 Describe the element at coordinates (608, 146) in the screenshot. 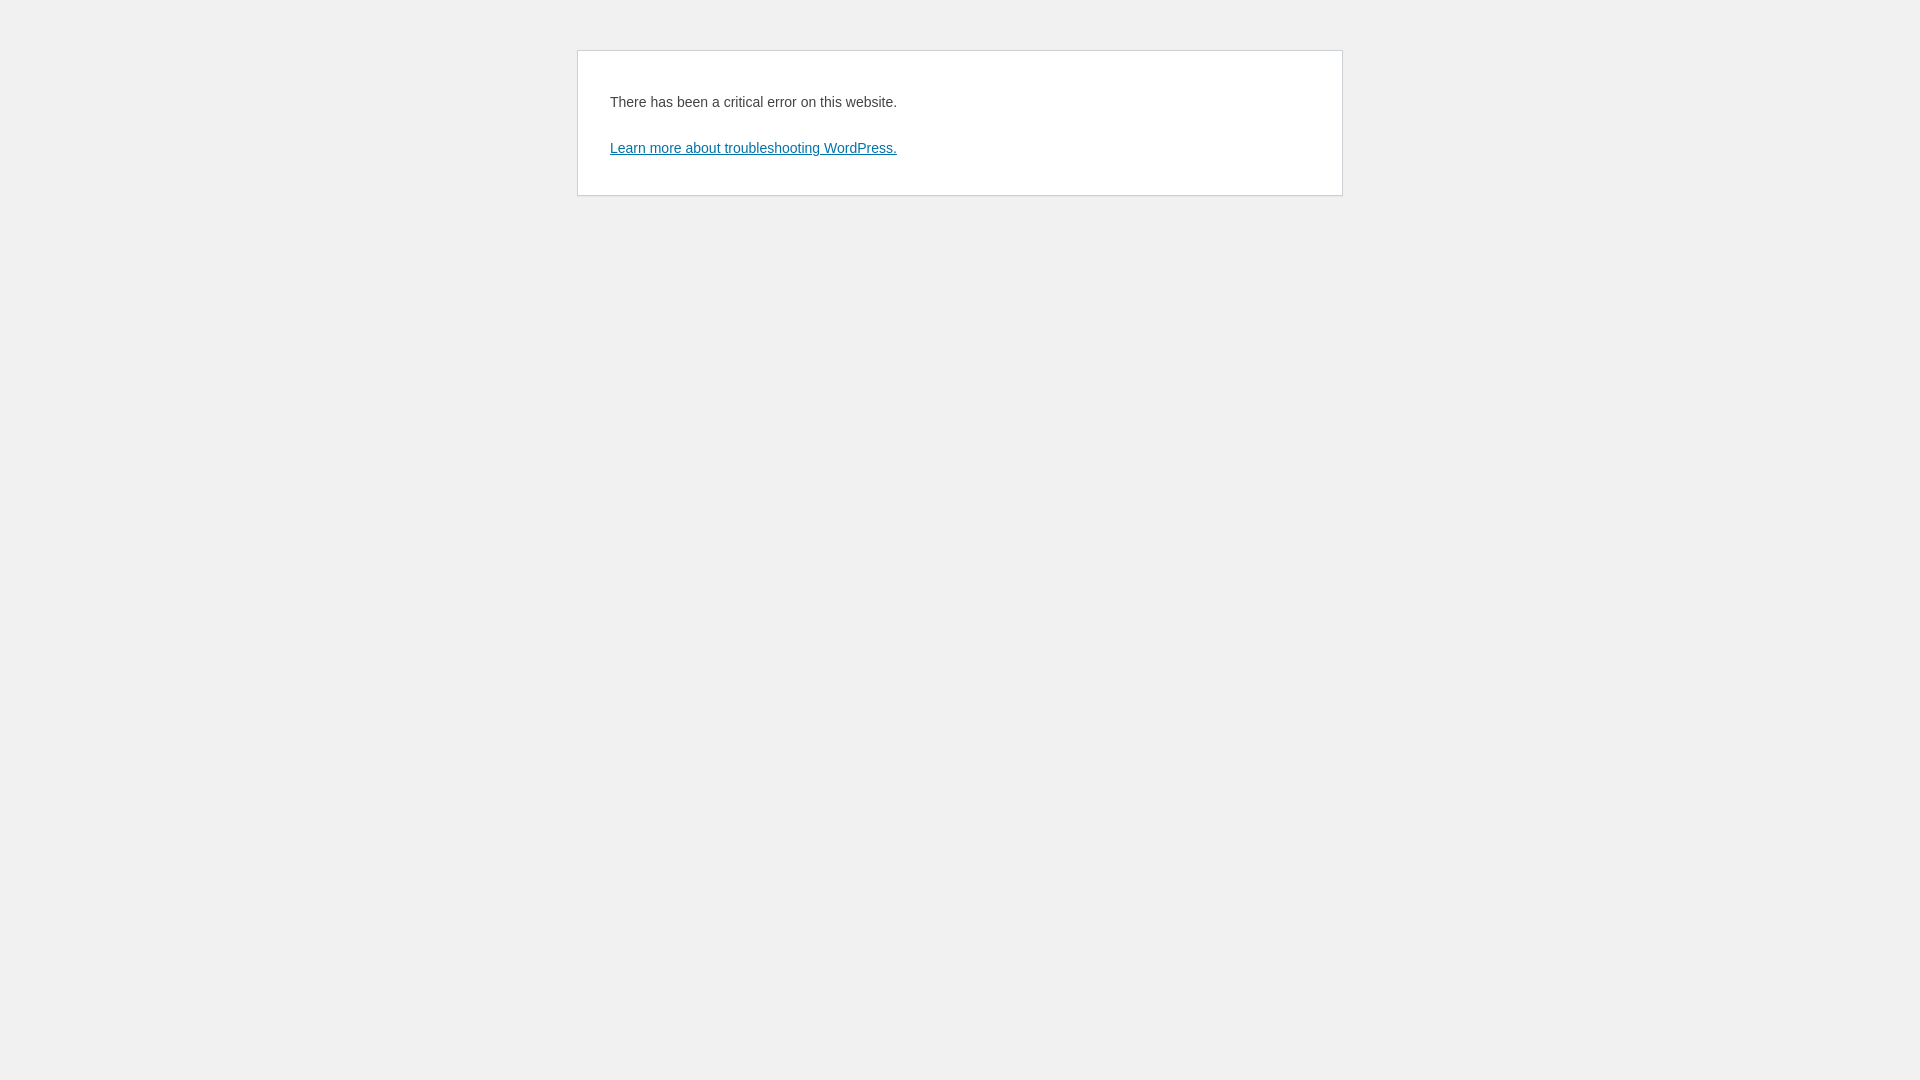

I see `'Learn more about troubleshooting WordPress.'` at that location.